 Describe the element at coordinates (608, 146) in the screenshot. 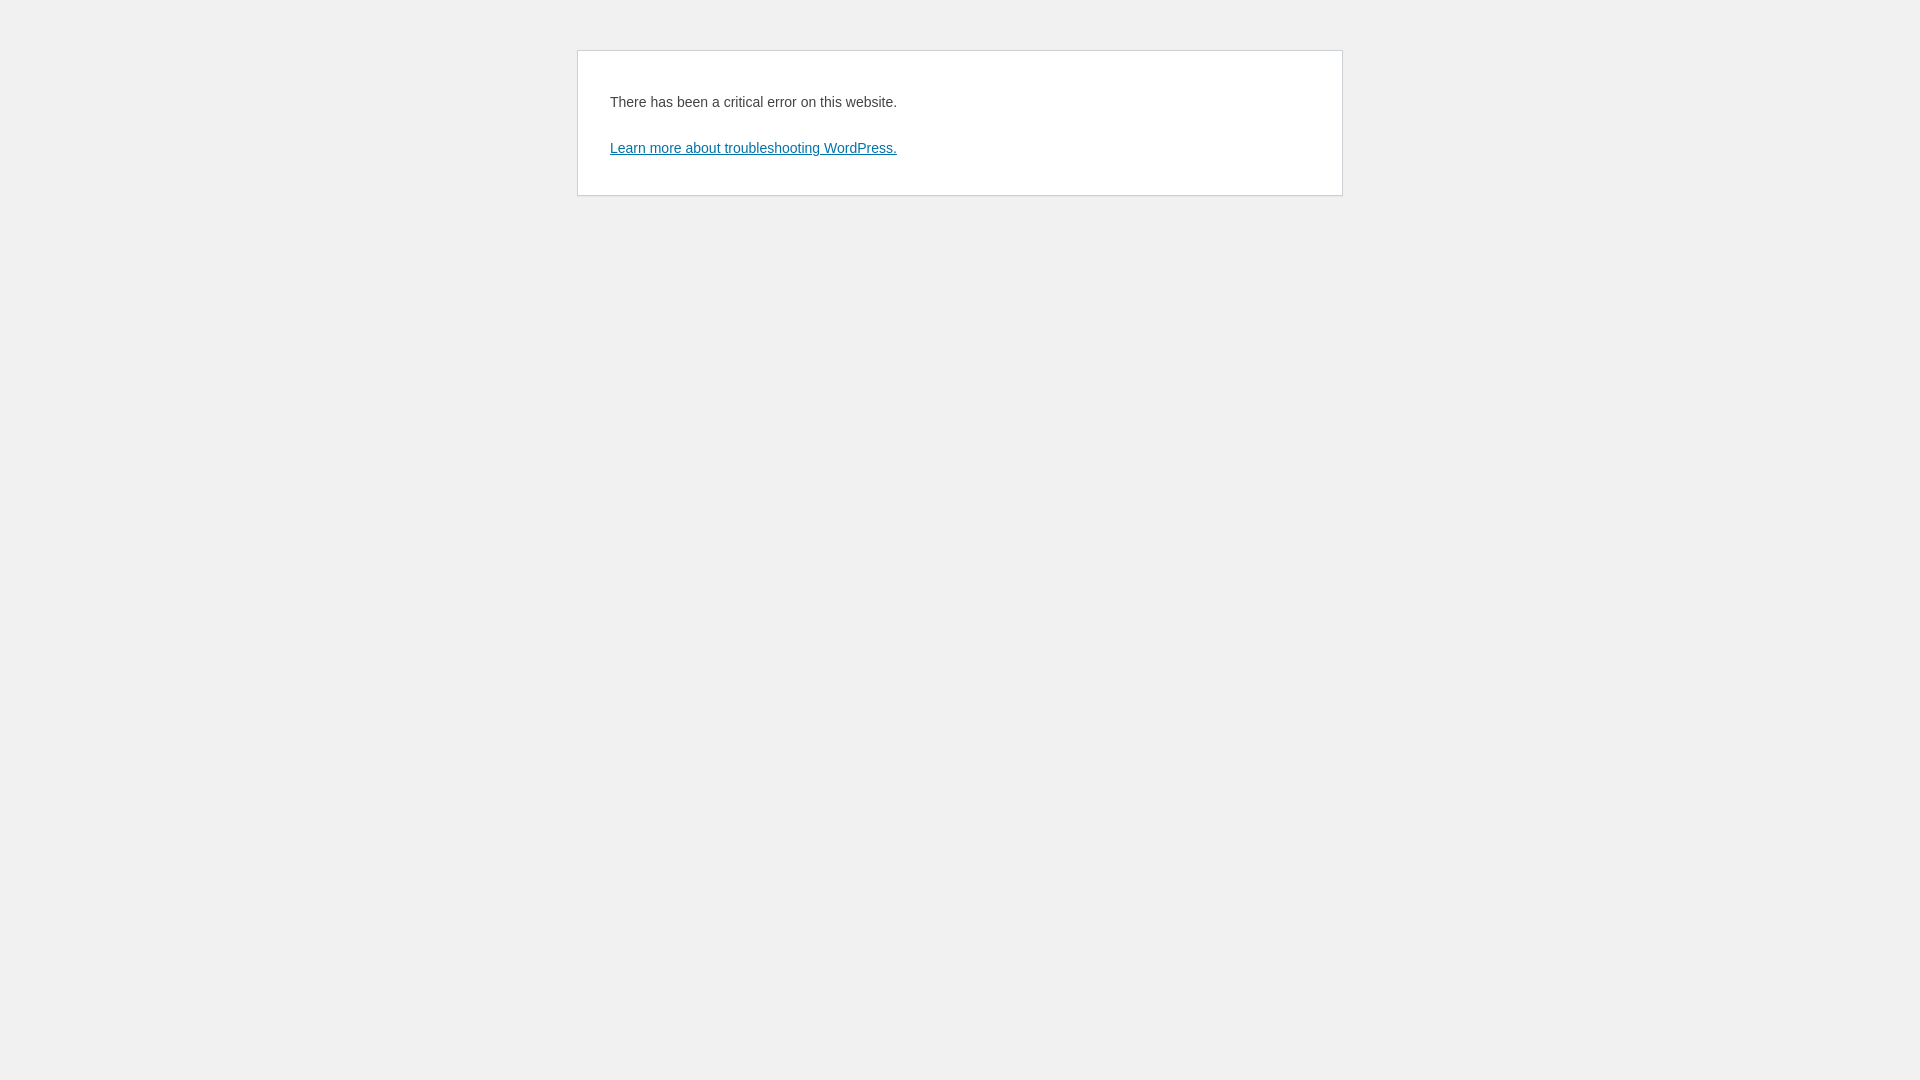

I see `'Learn more about troubleshooting WordPress.'` at that location.